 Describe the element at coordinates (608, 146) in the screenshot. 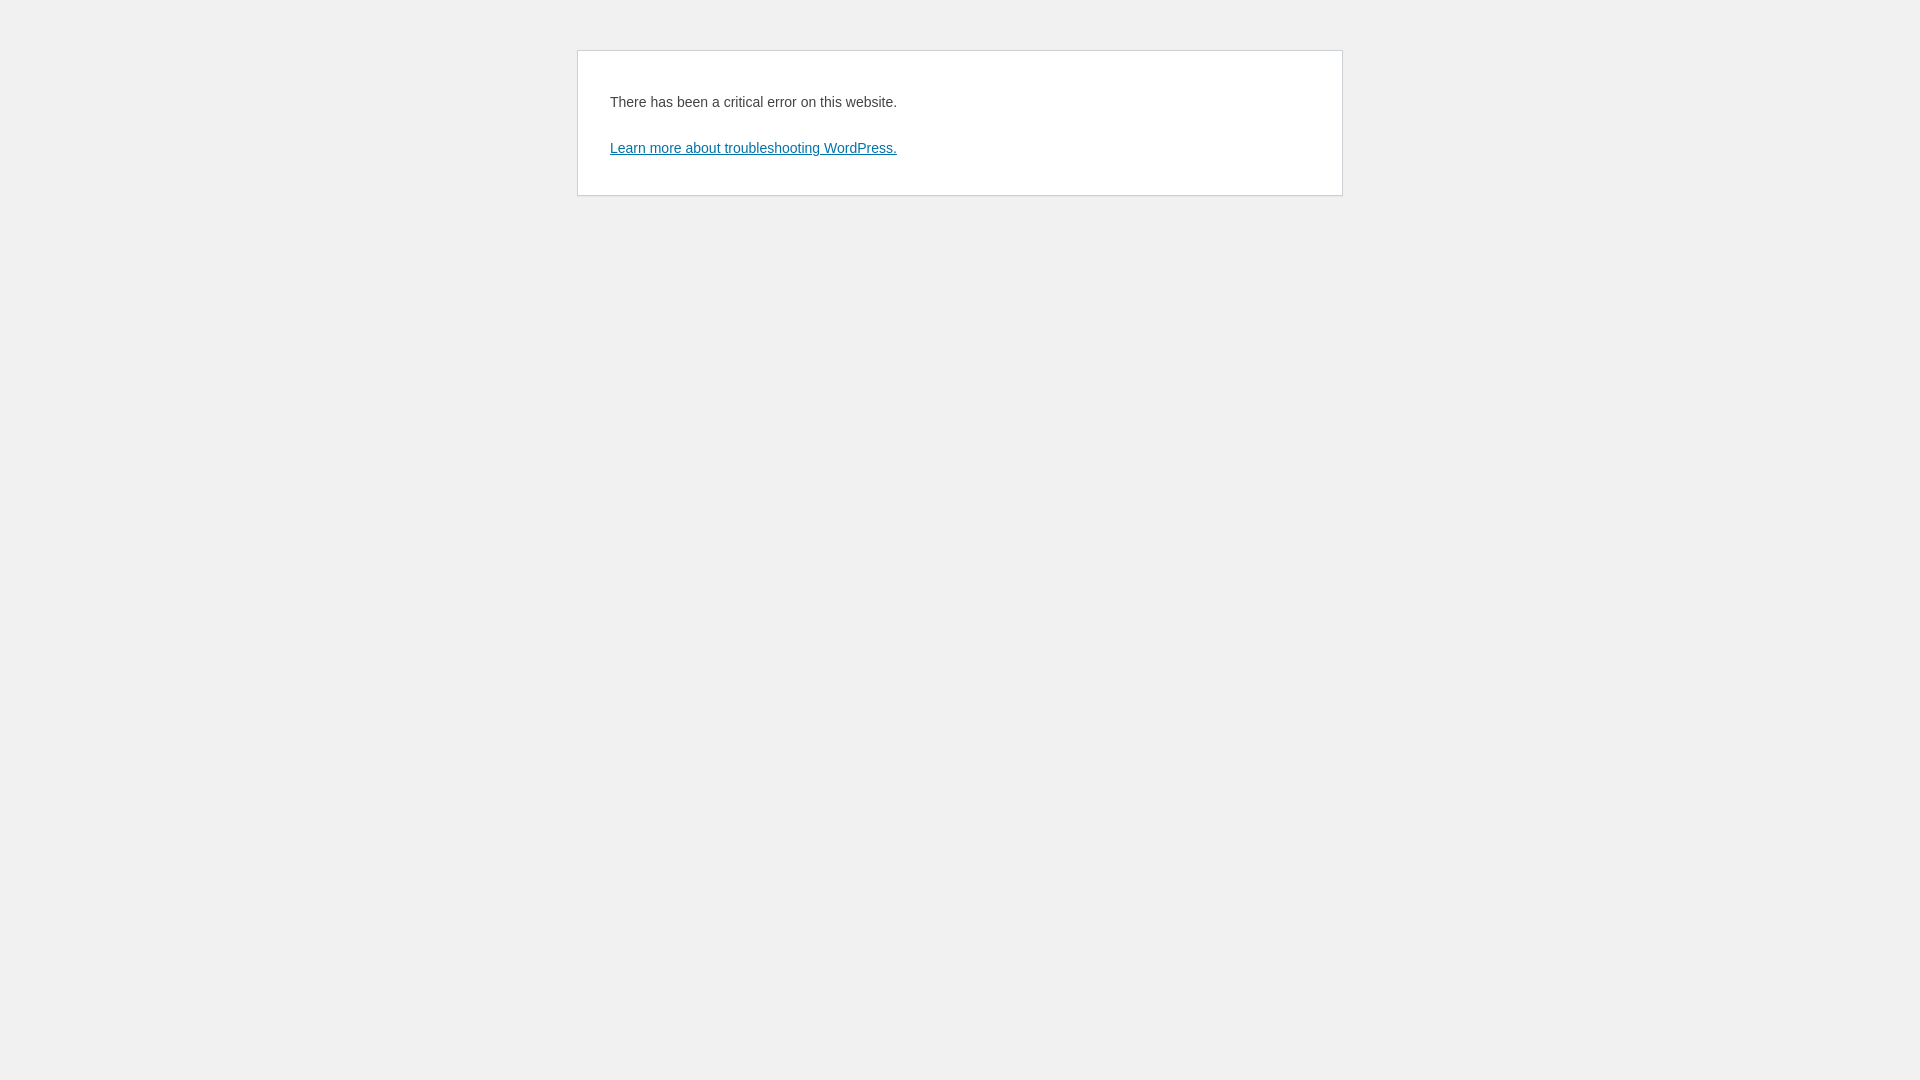

I see `'Learn more about troubleshooting WordPress.'` at that location.